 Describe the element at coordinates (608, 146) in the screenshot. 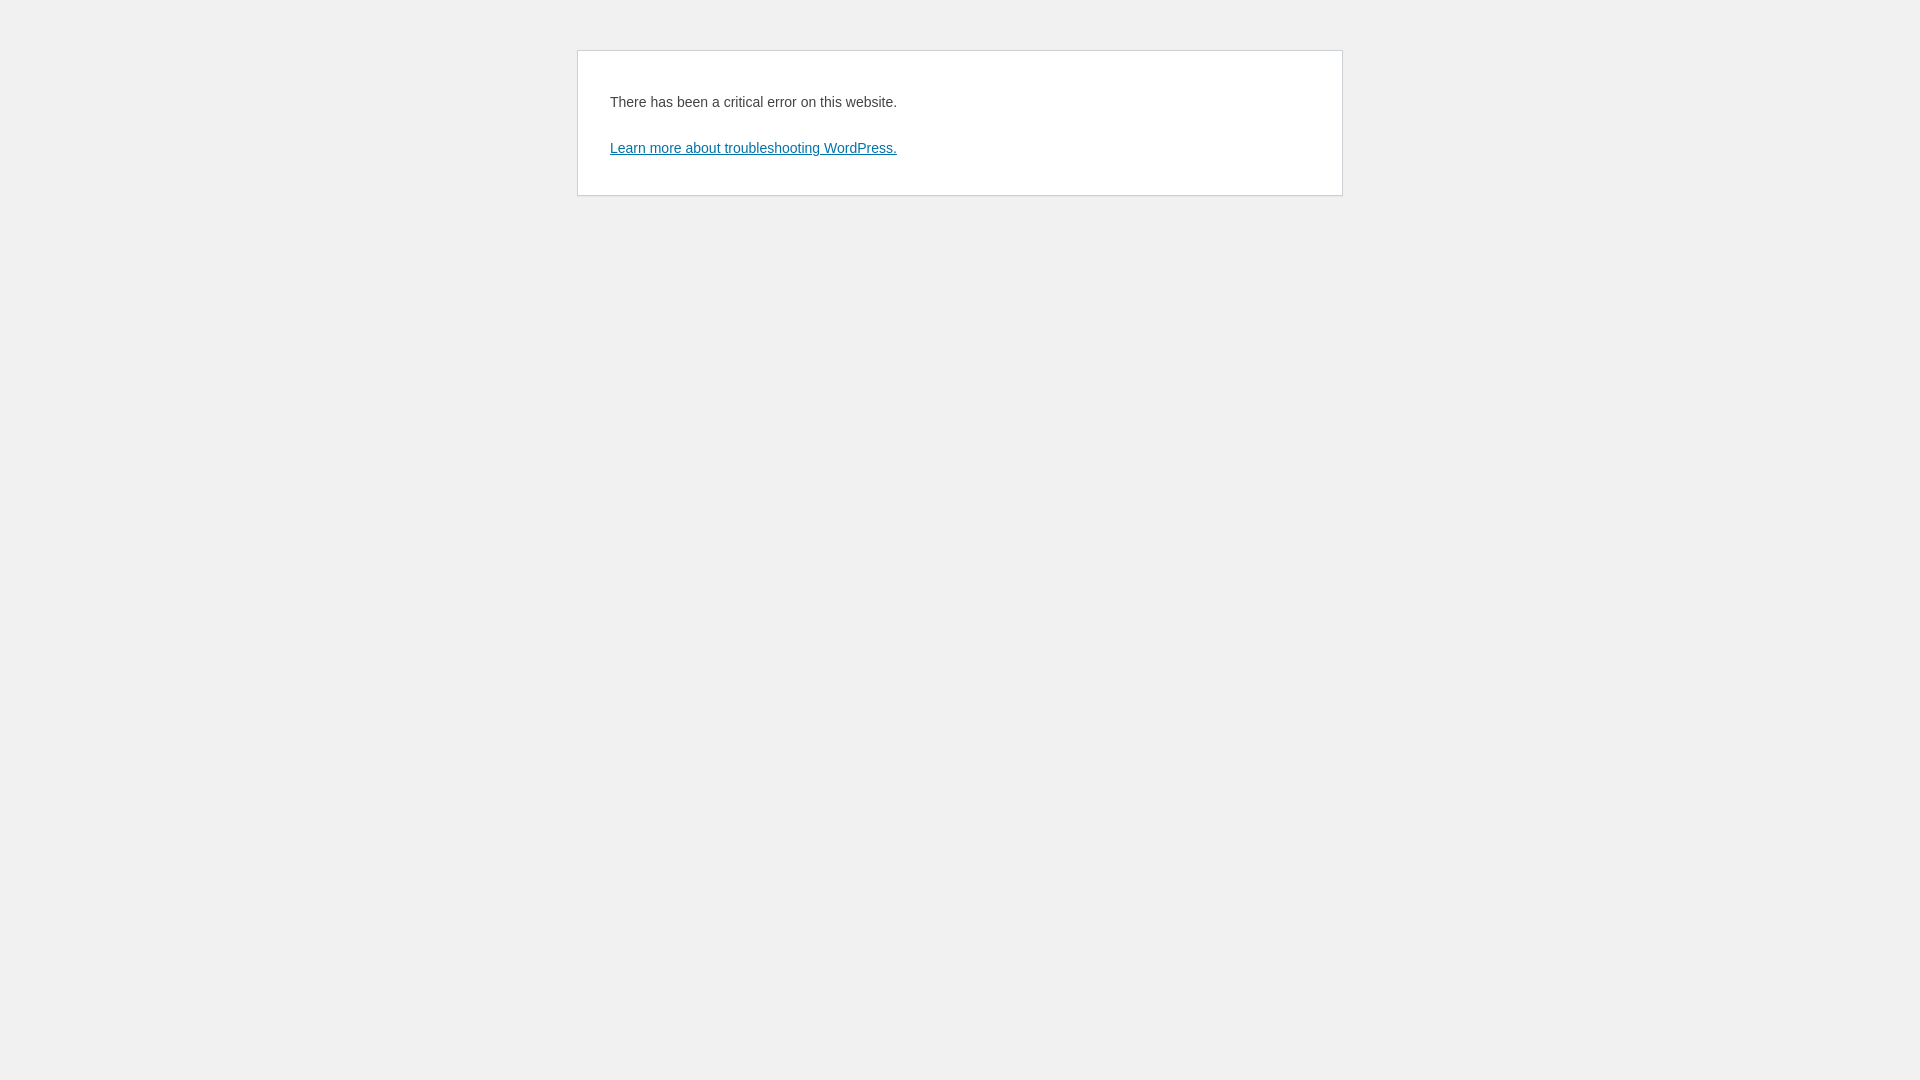

I see `'Learn more about troubleshooting WordPress.'` at that location.